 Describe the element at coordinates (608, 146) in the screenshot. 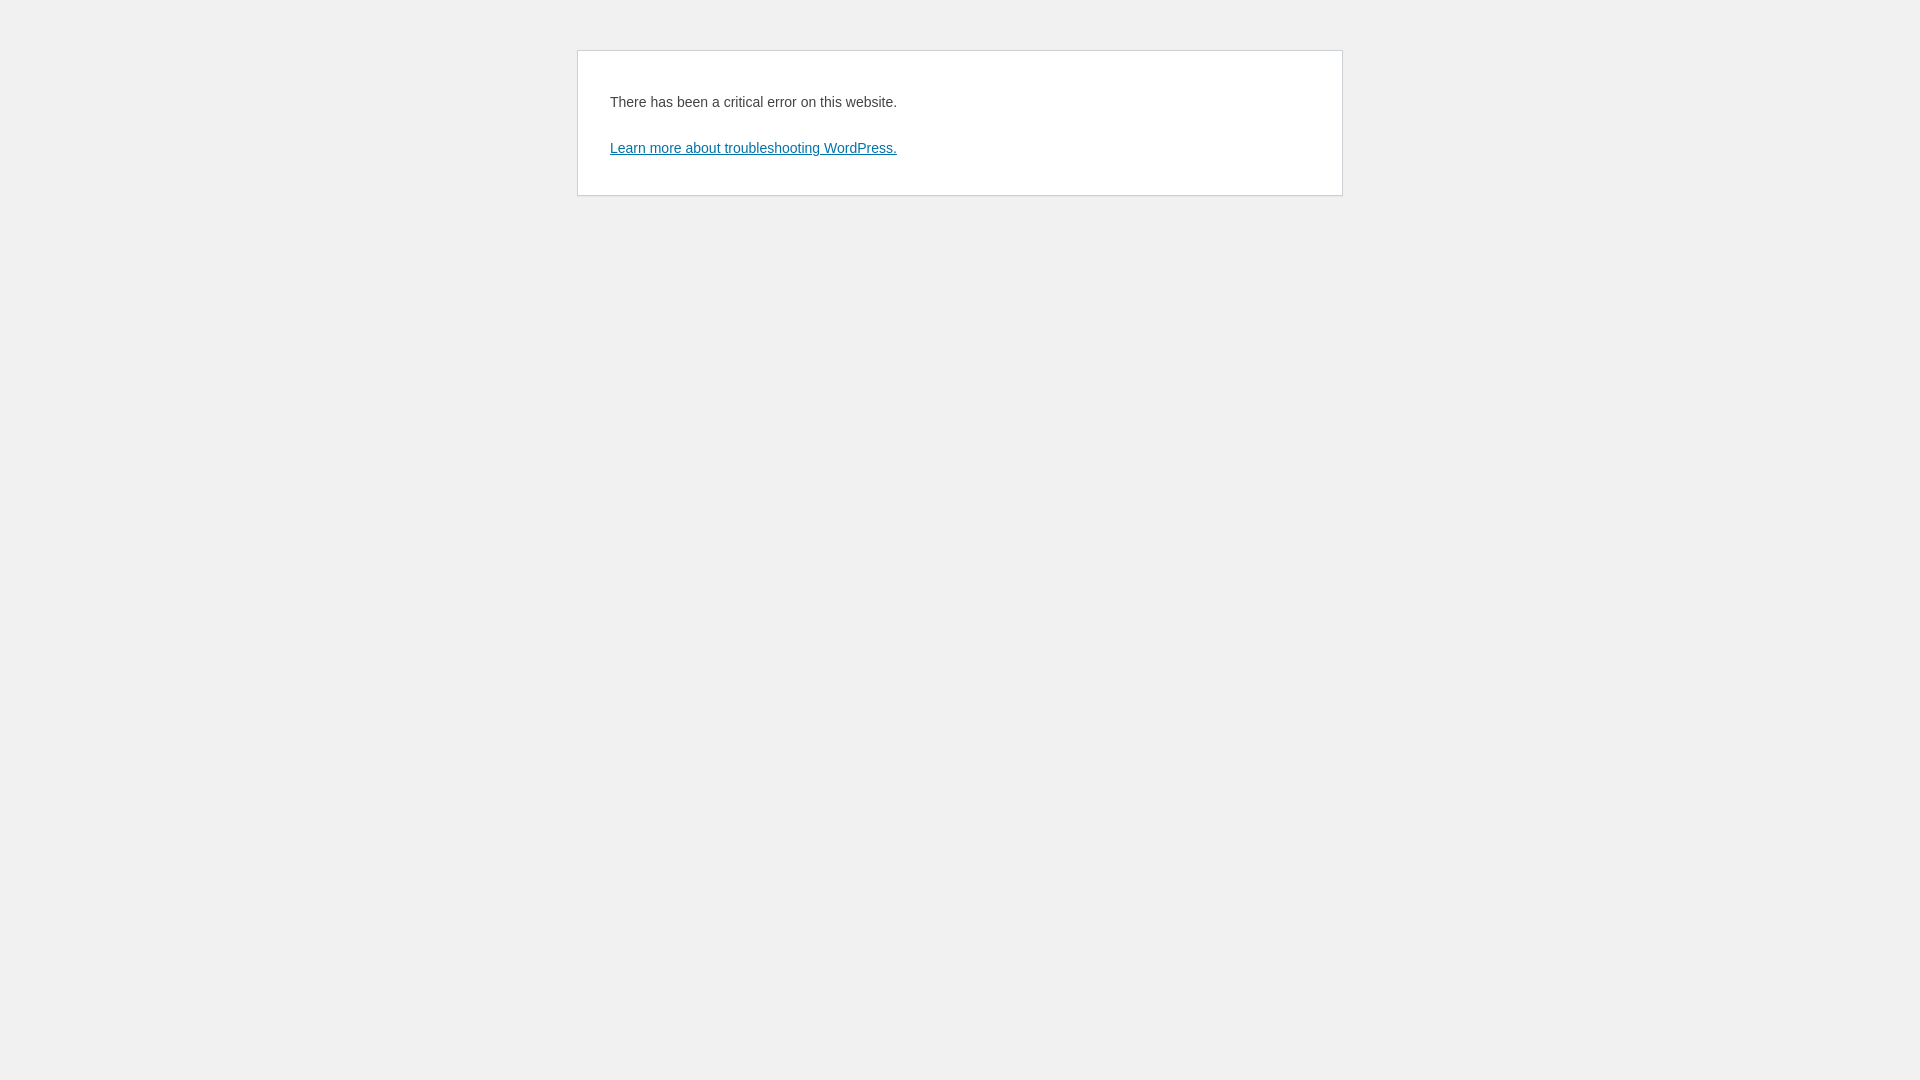

I see `'Learn more about troubleshooting WordPress.'` at that location.